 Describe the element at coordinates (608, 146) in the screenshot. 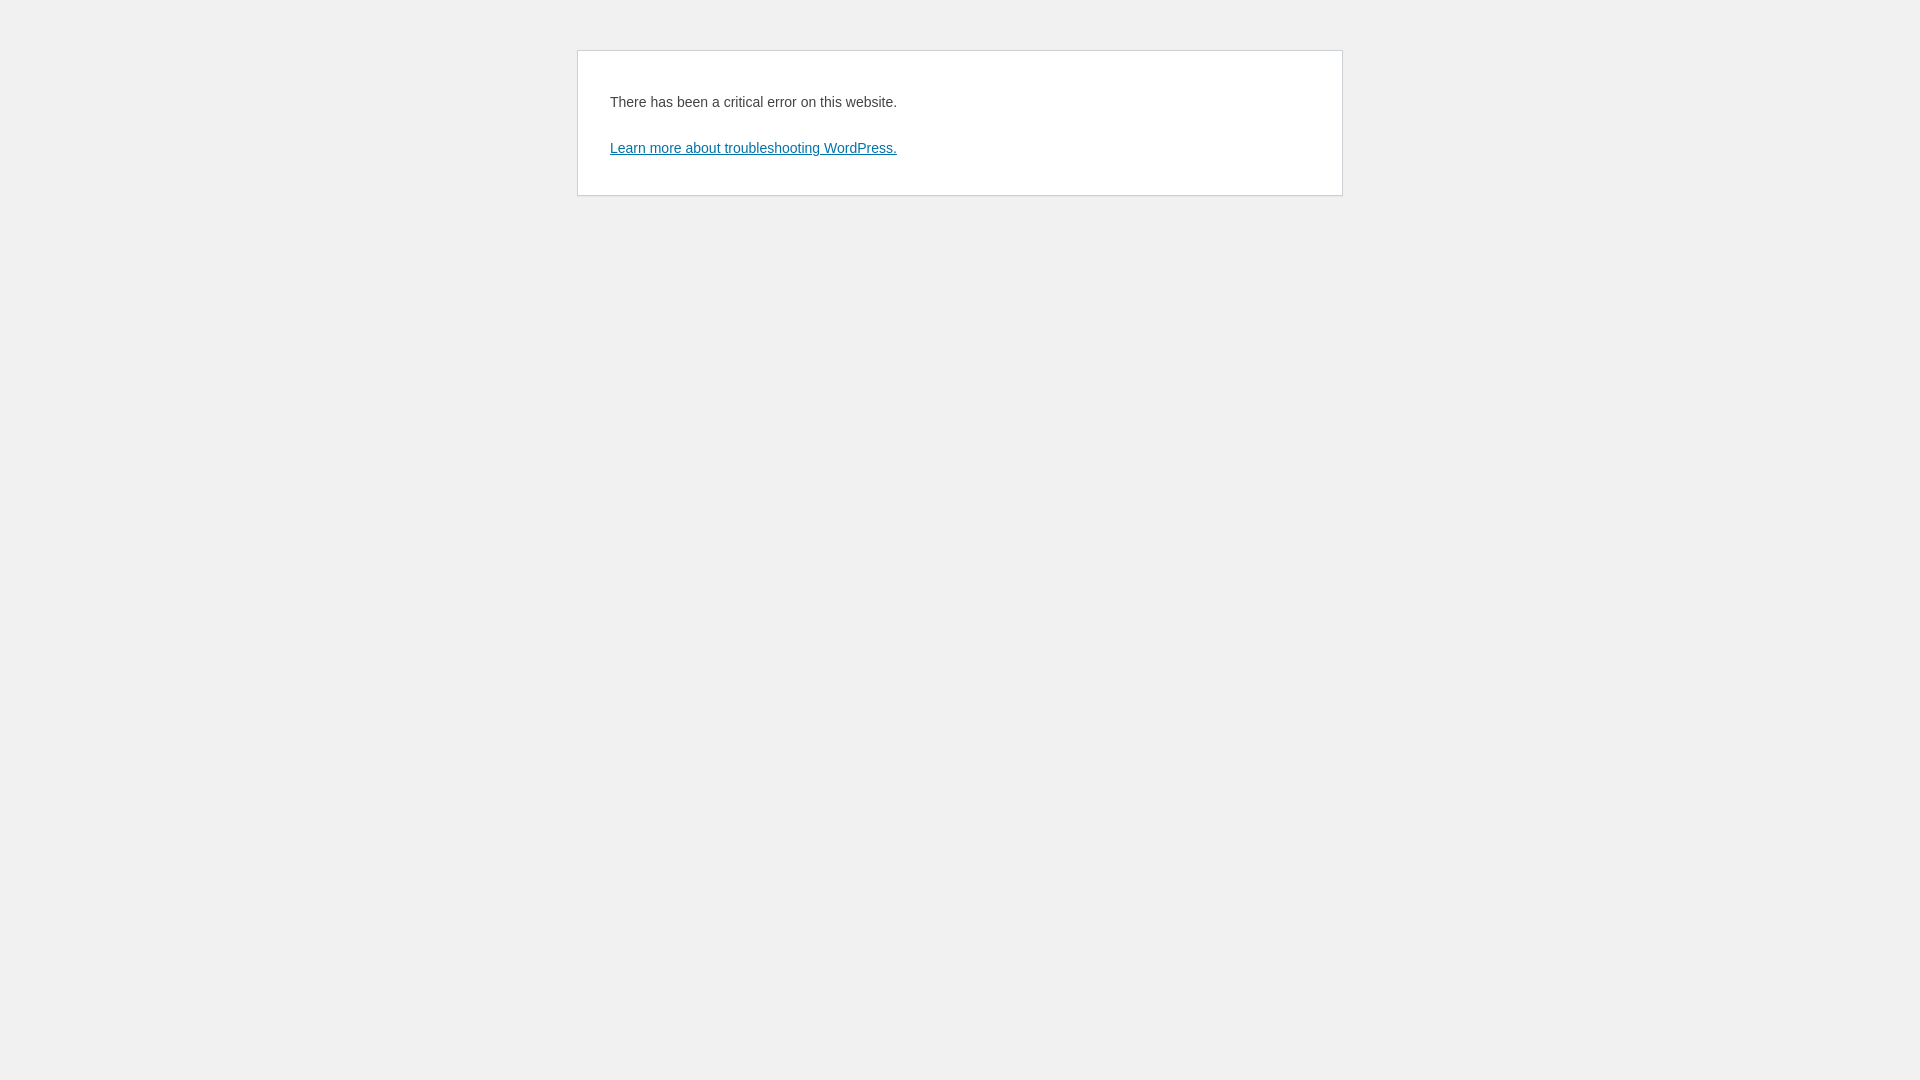

I see `'Learn more about troubleshooting WordPress.'` at that location.